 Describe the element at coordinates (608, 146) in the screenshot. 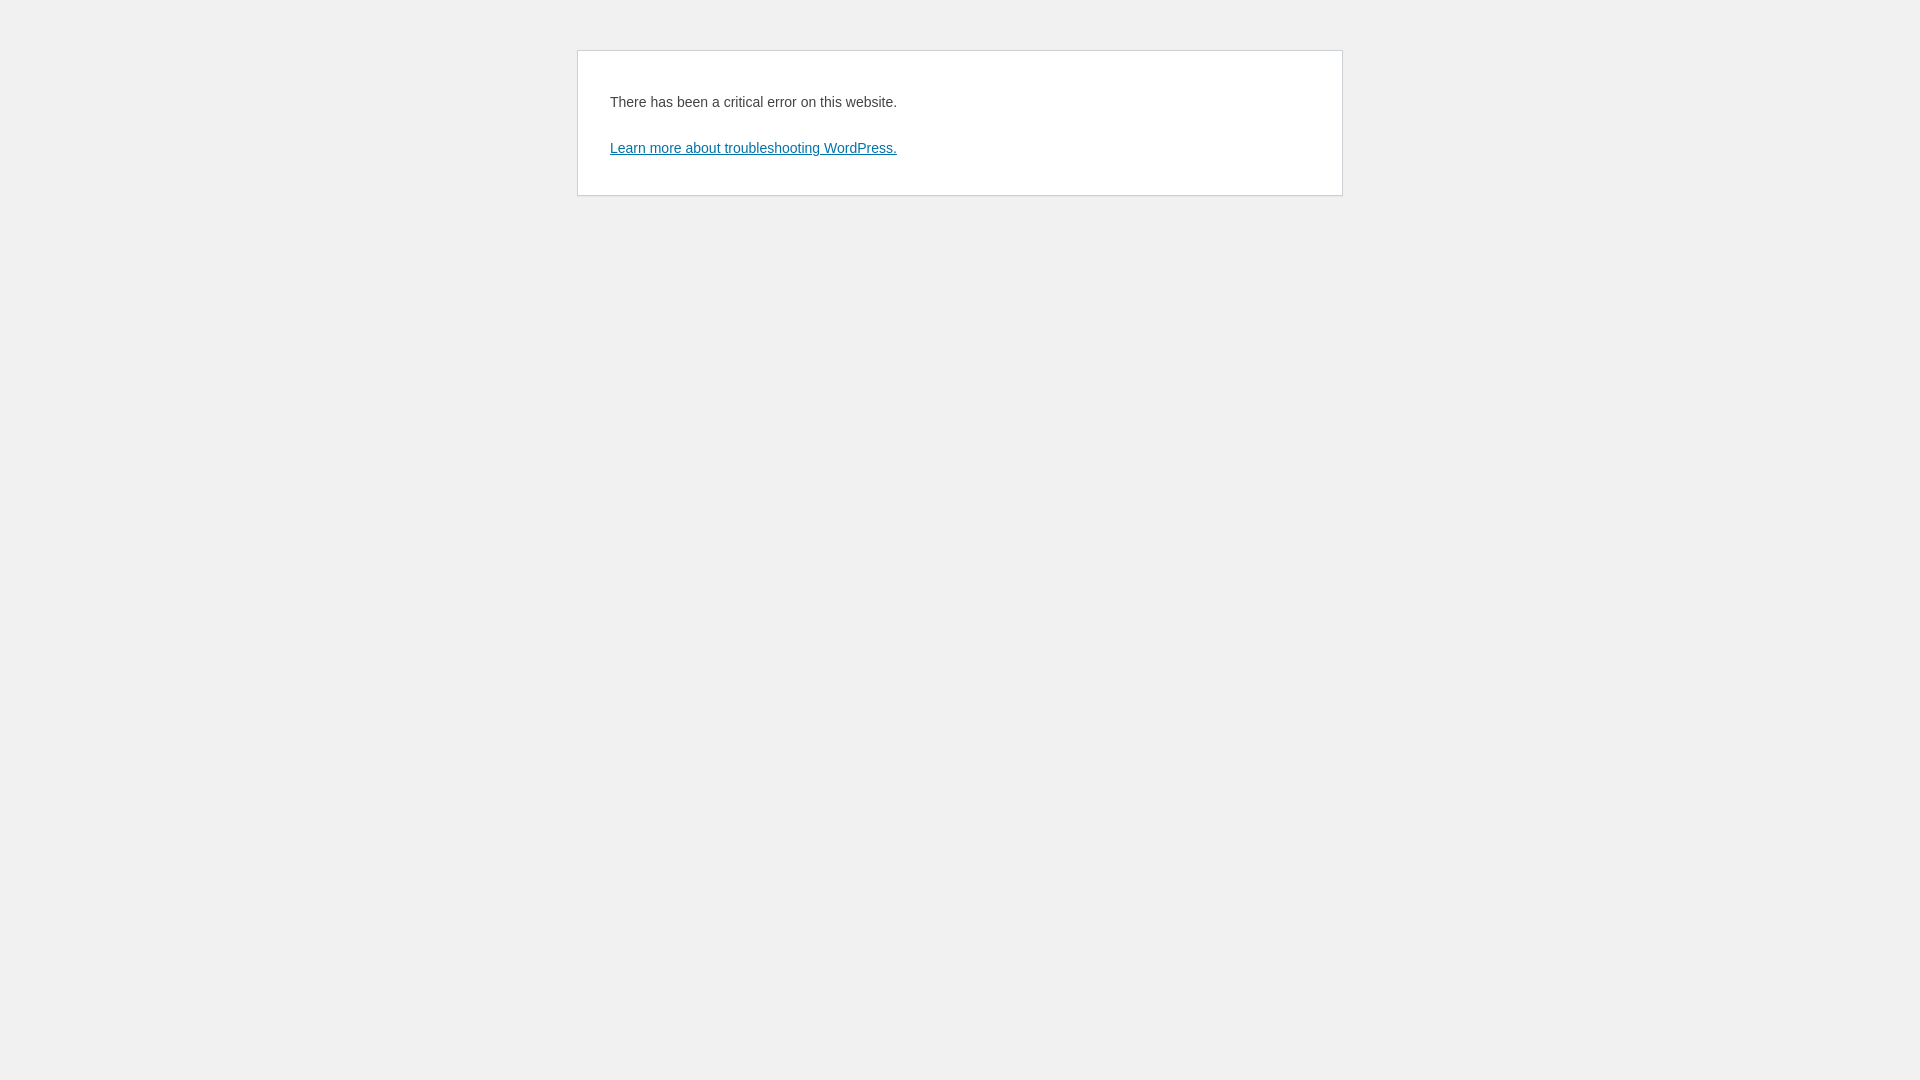

I see `'Learn more about troubleshooting WordPress.'` at that location.